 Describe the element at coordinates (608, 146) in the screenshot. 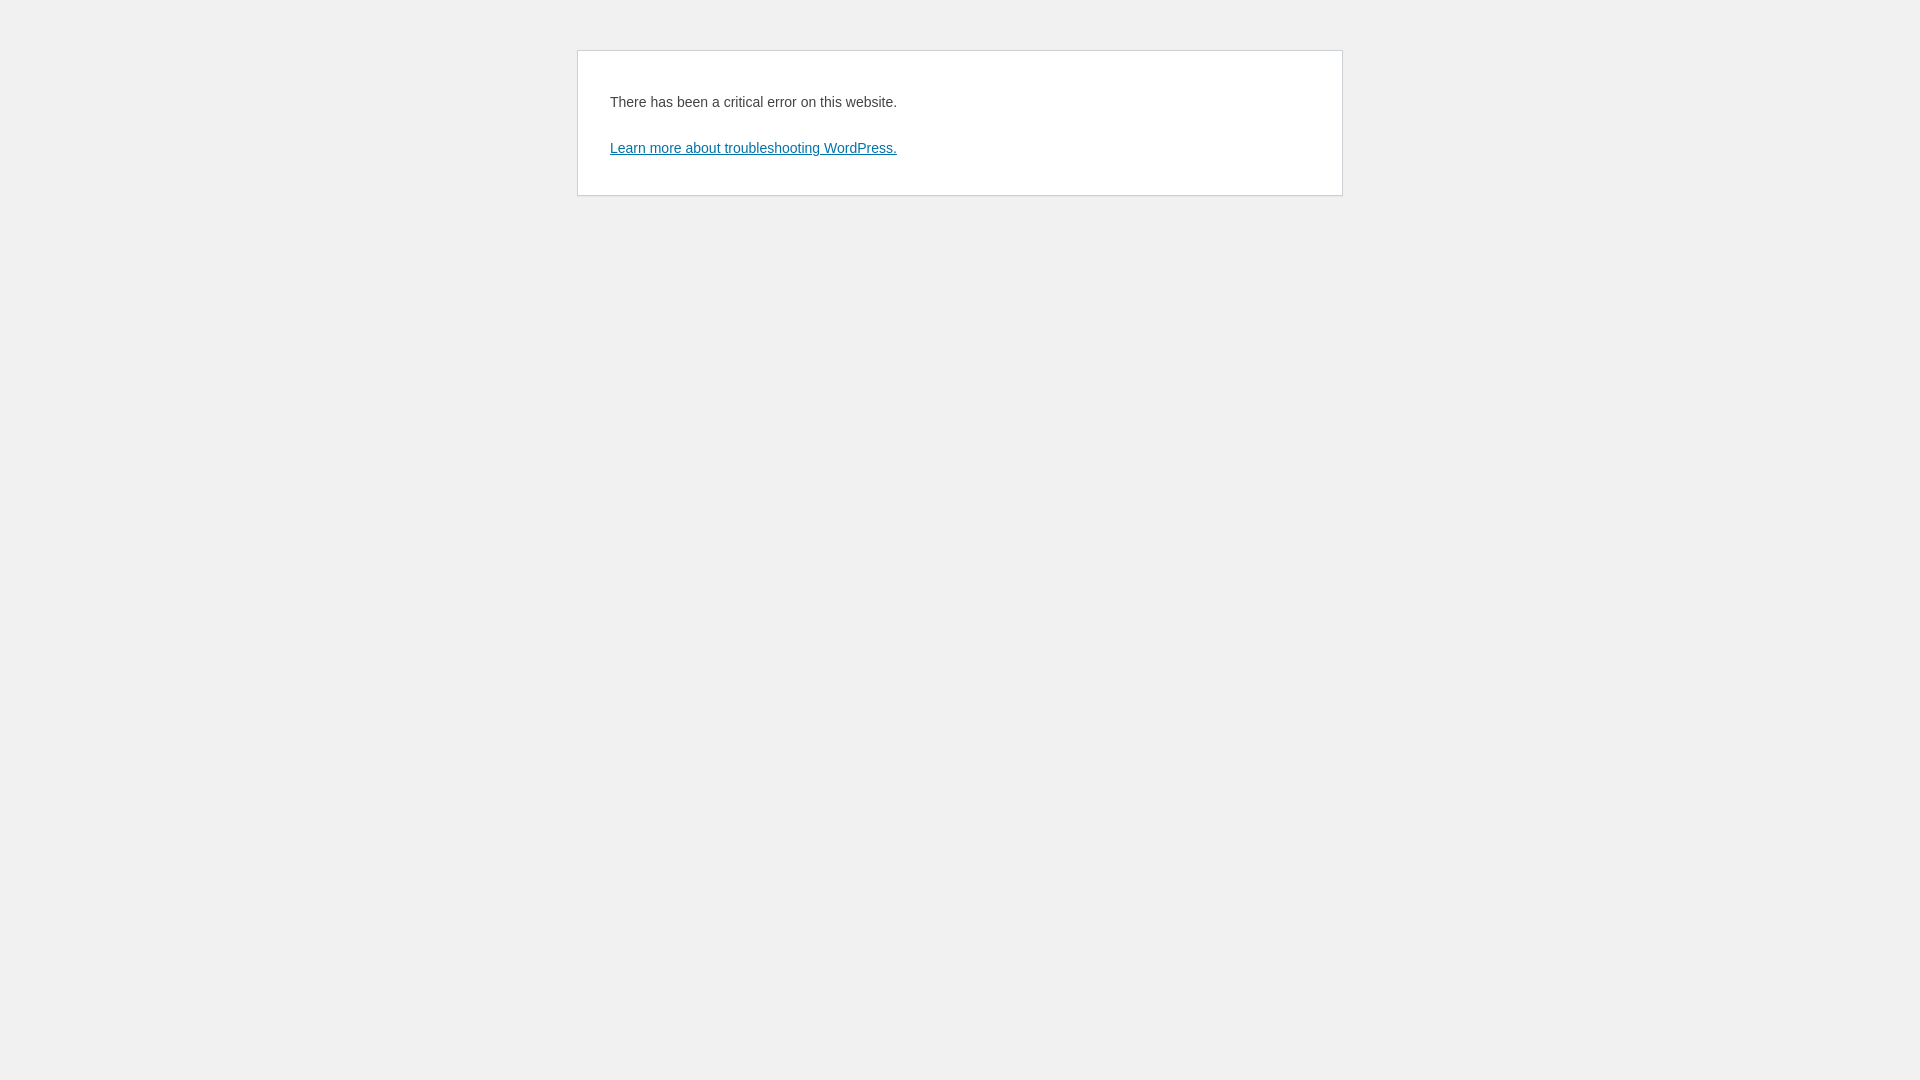

I see `'Learn more about troubleshooting WordPress.'` at that location.